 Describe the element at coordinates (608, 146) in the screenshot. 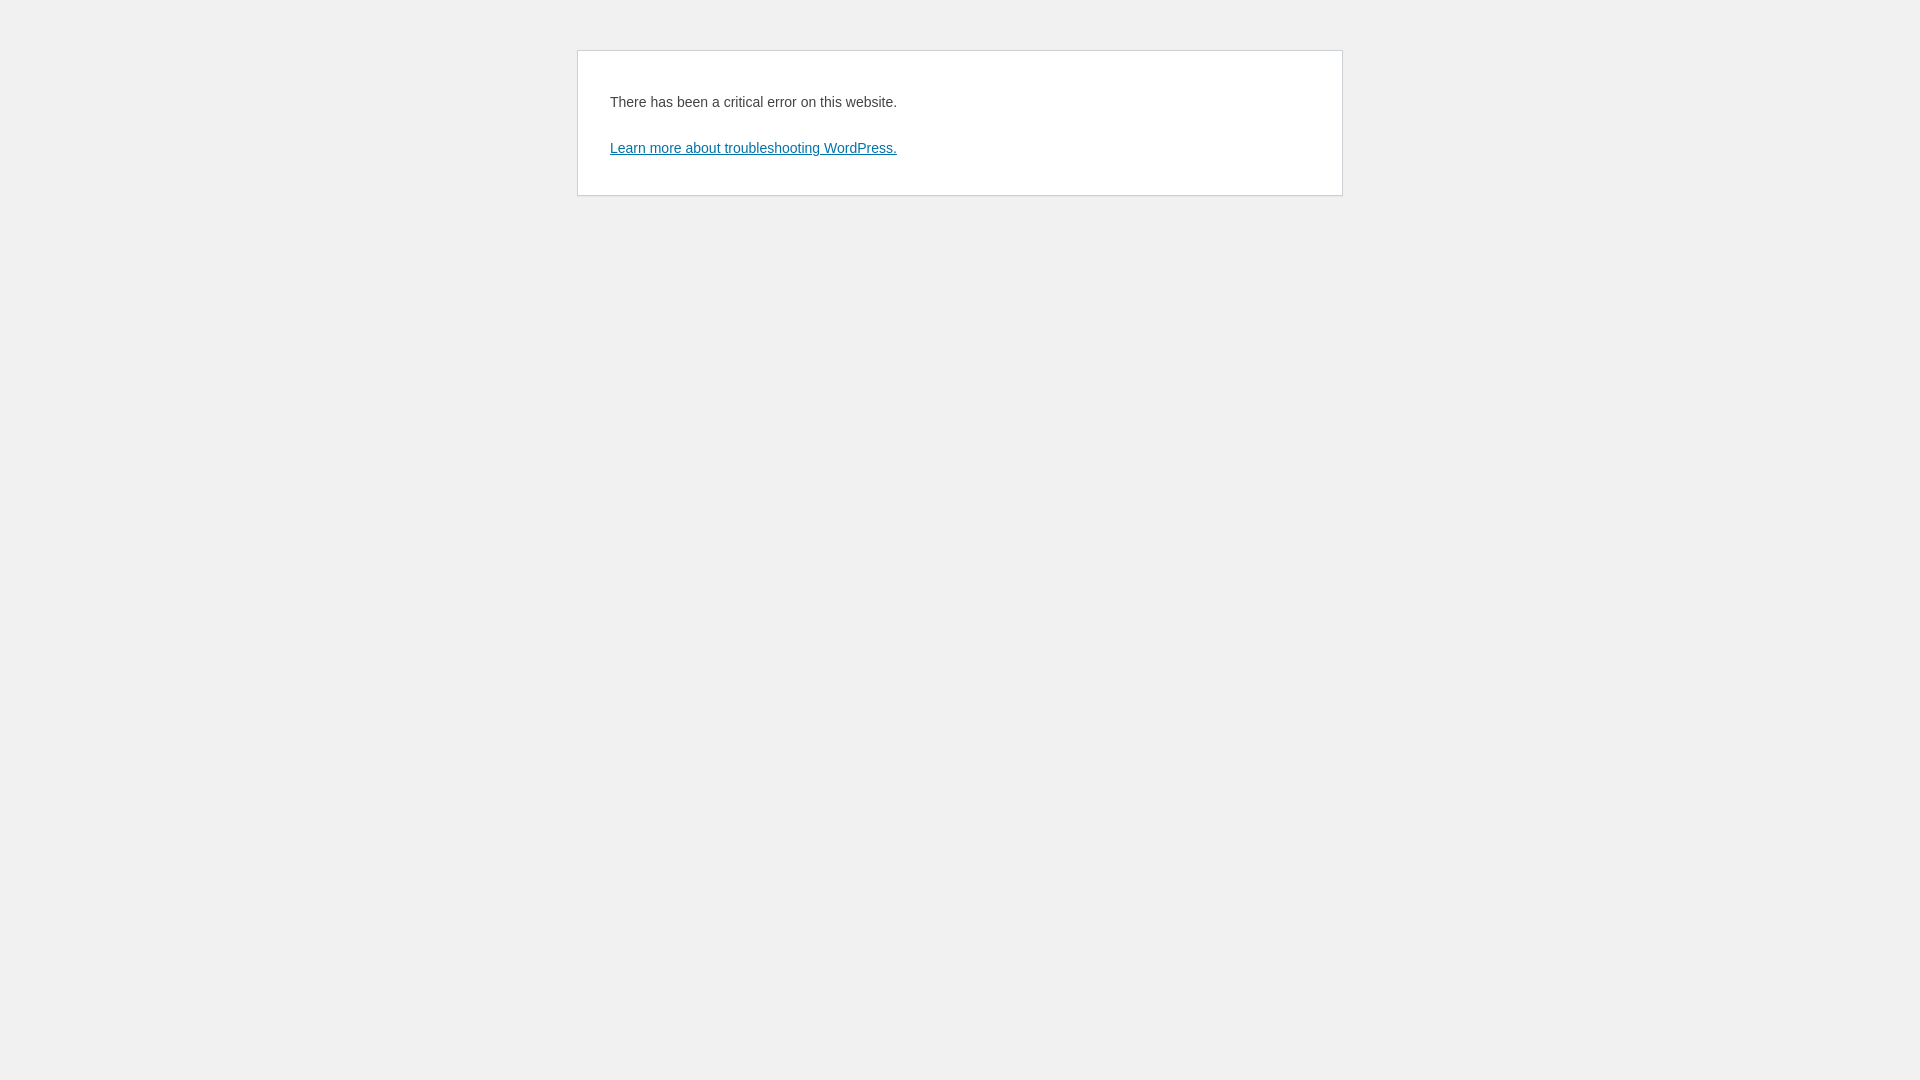

I see `'Learn more about troubleshooting WordPress.'` at that location.